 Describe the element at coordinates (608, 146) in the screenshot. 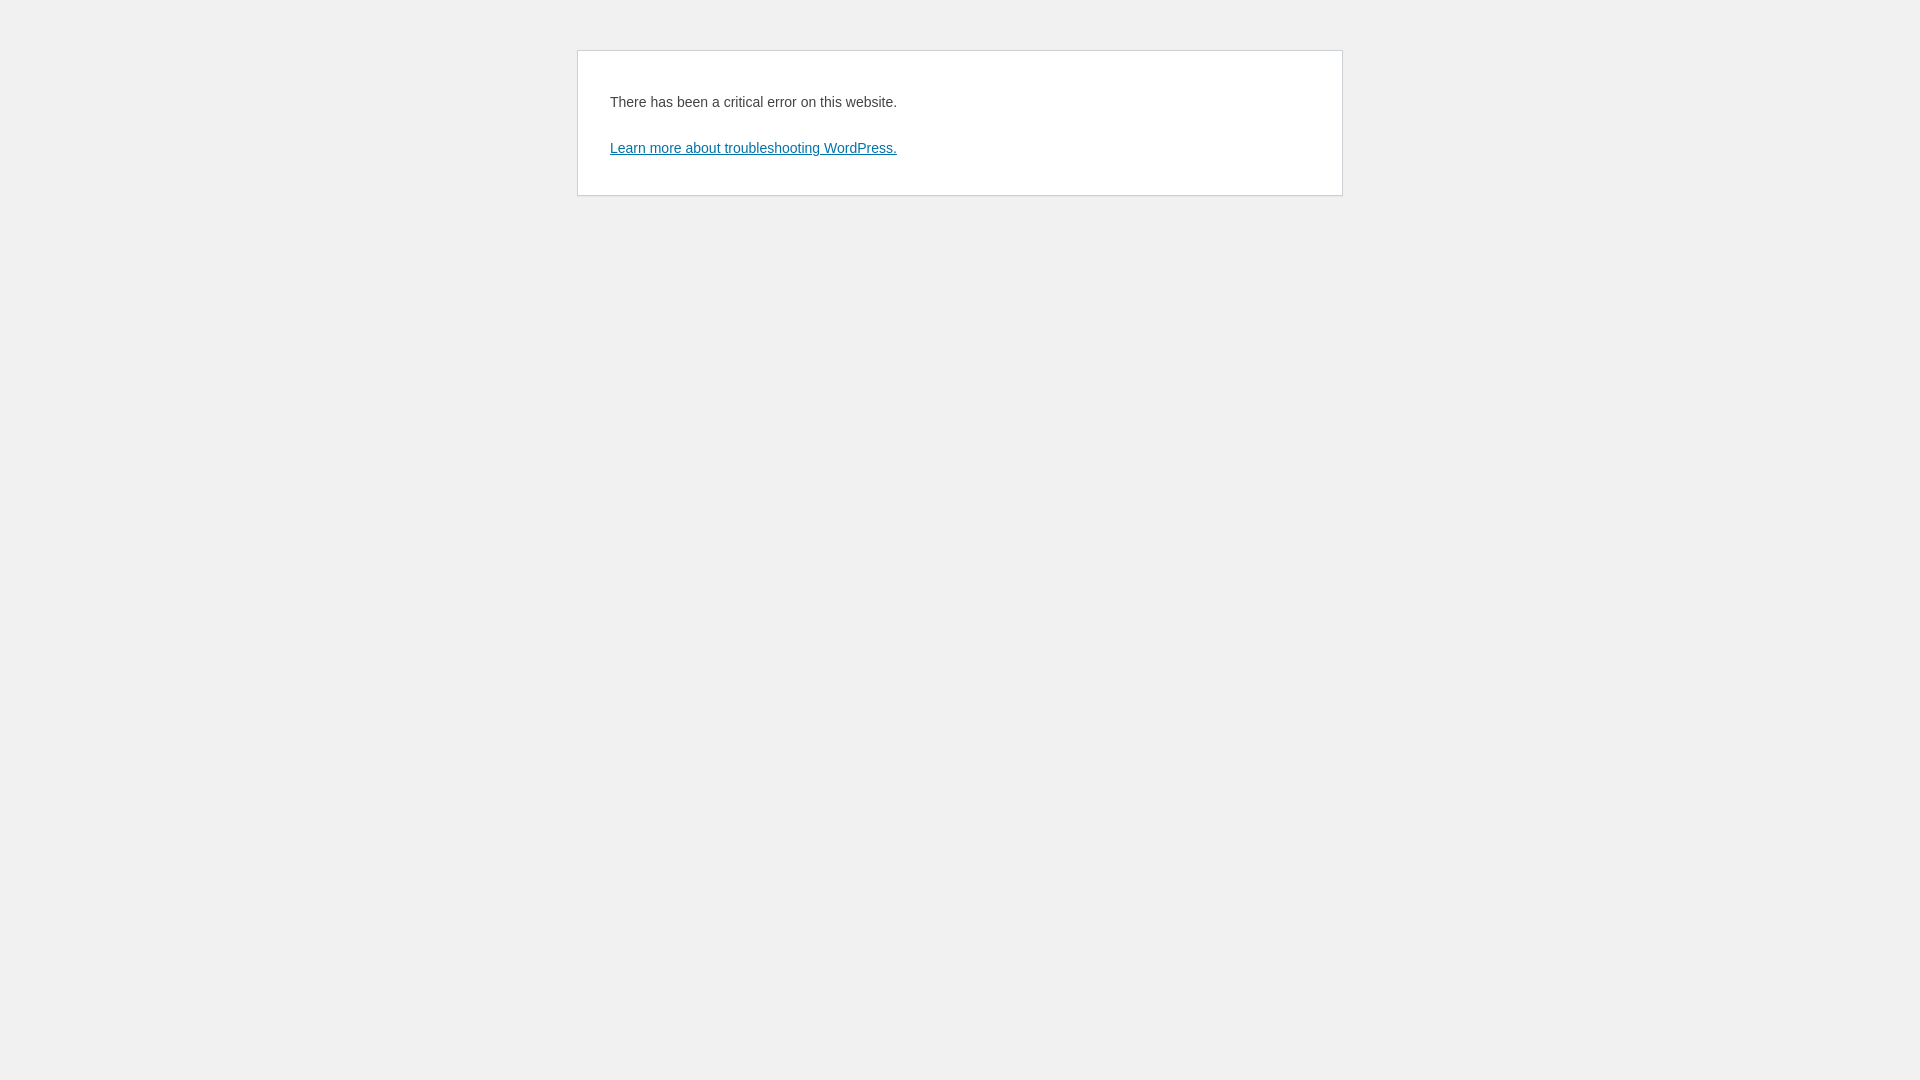

I see `'Learn more about troubleshooting WordPress.'` at that location.